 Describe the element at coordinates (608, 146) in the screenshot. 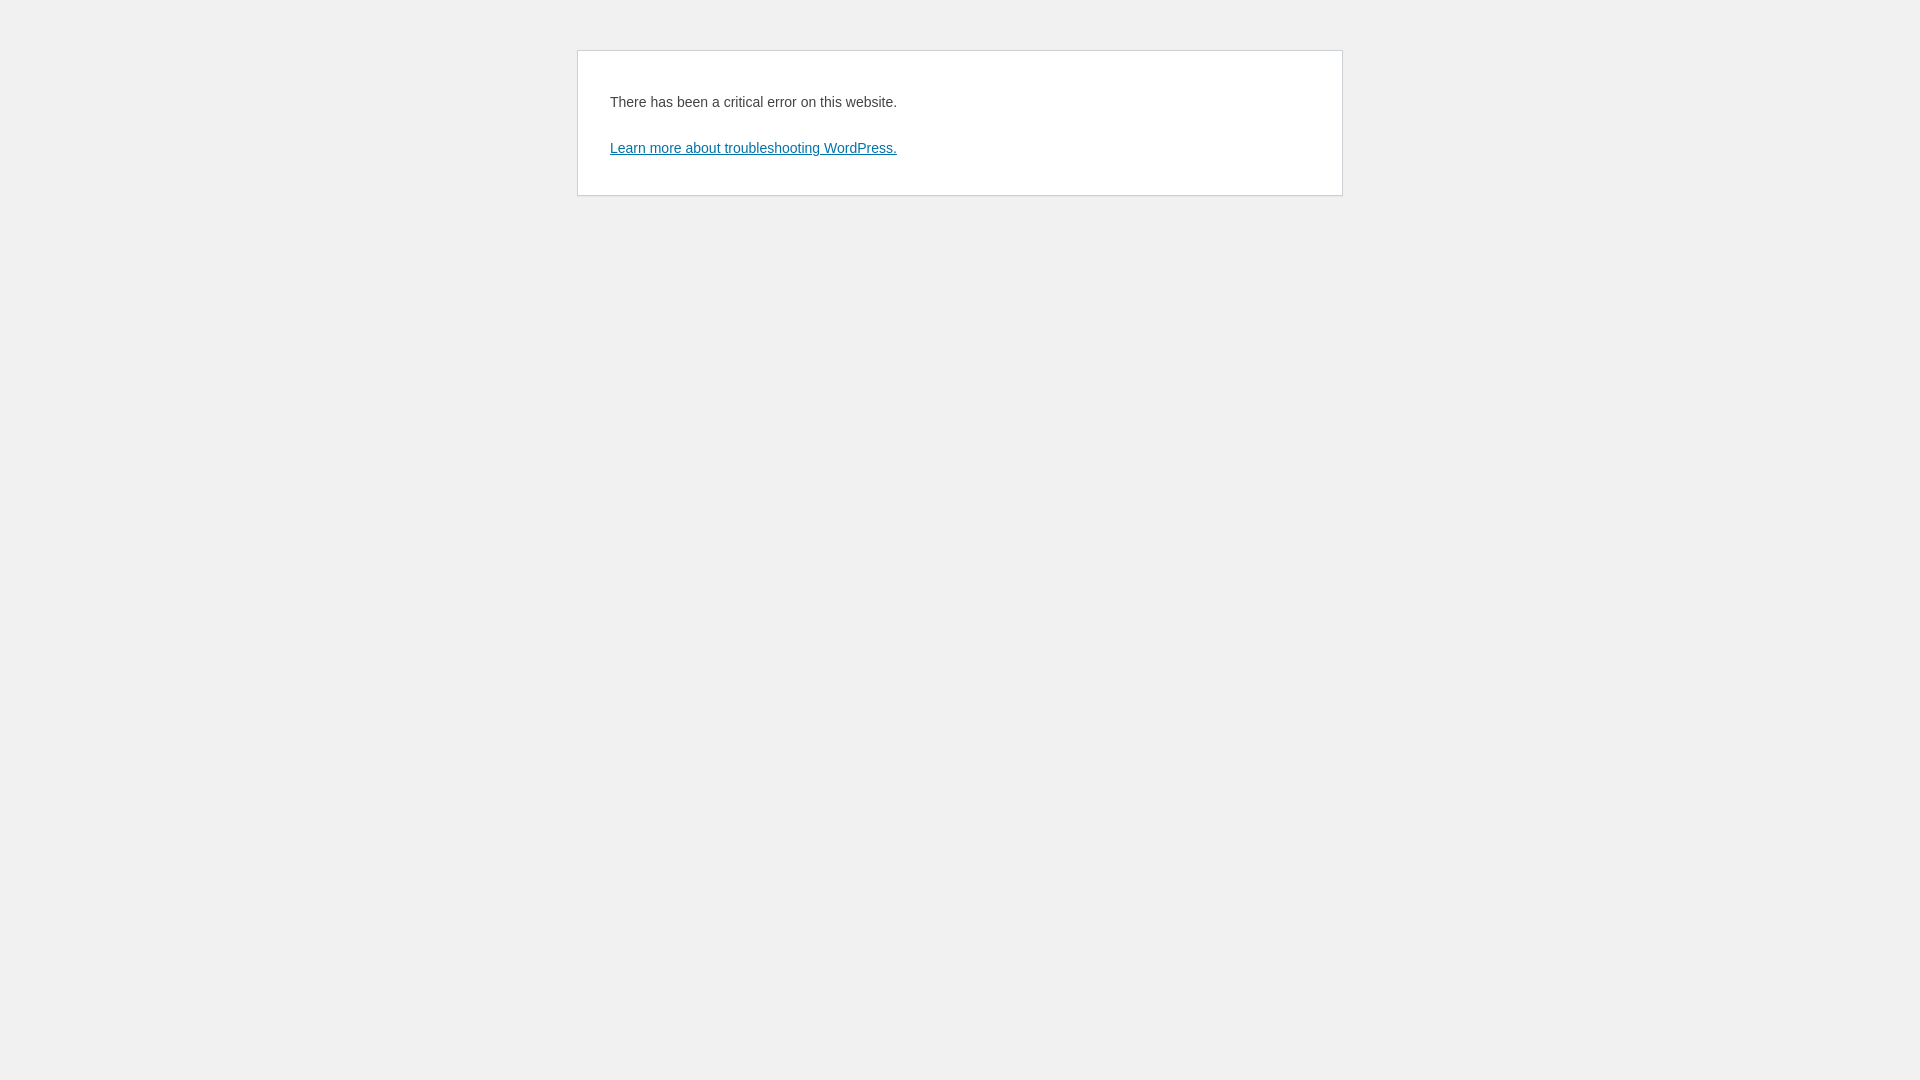

I see `'Learn more about troubleshooting WordPress.'` at that location.